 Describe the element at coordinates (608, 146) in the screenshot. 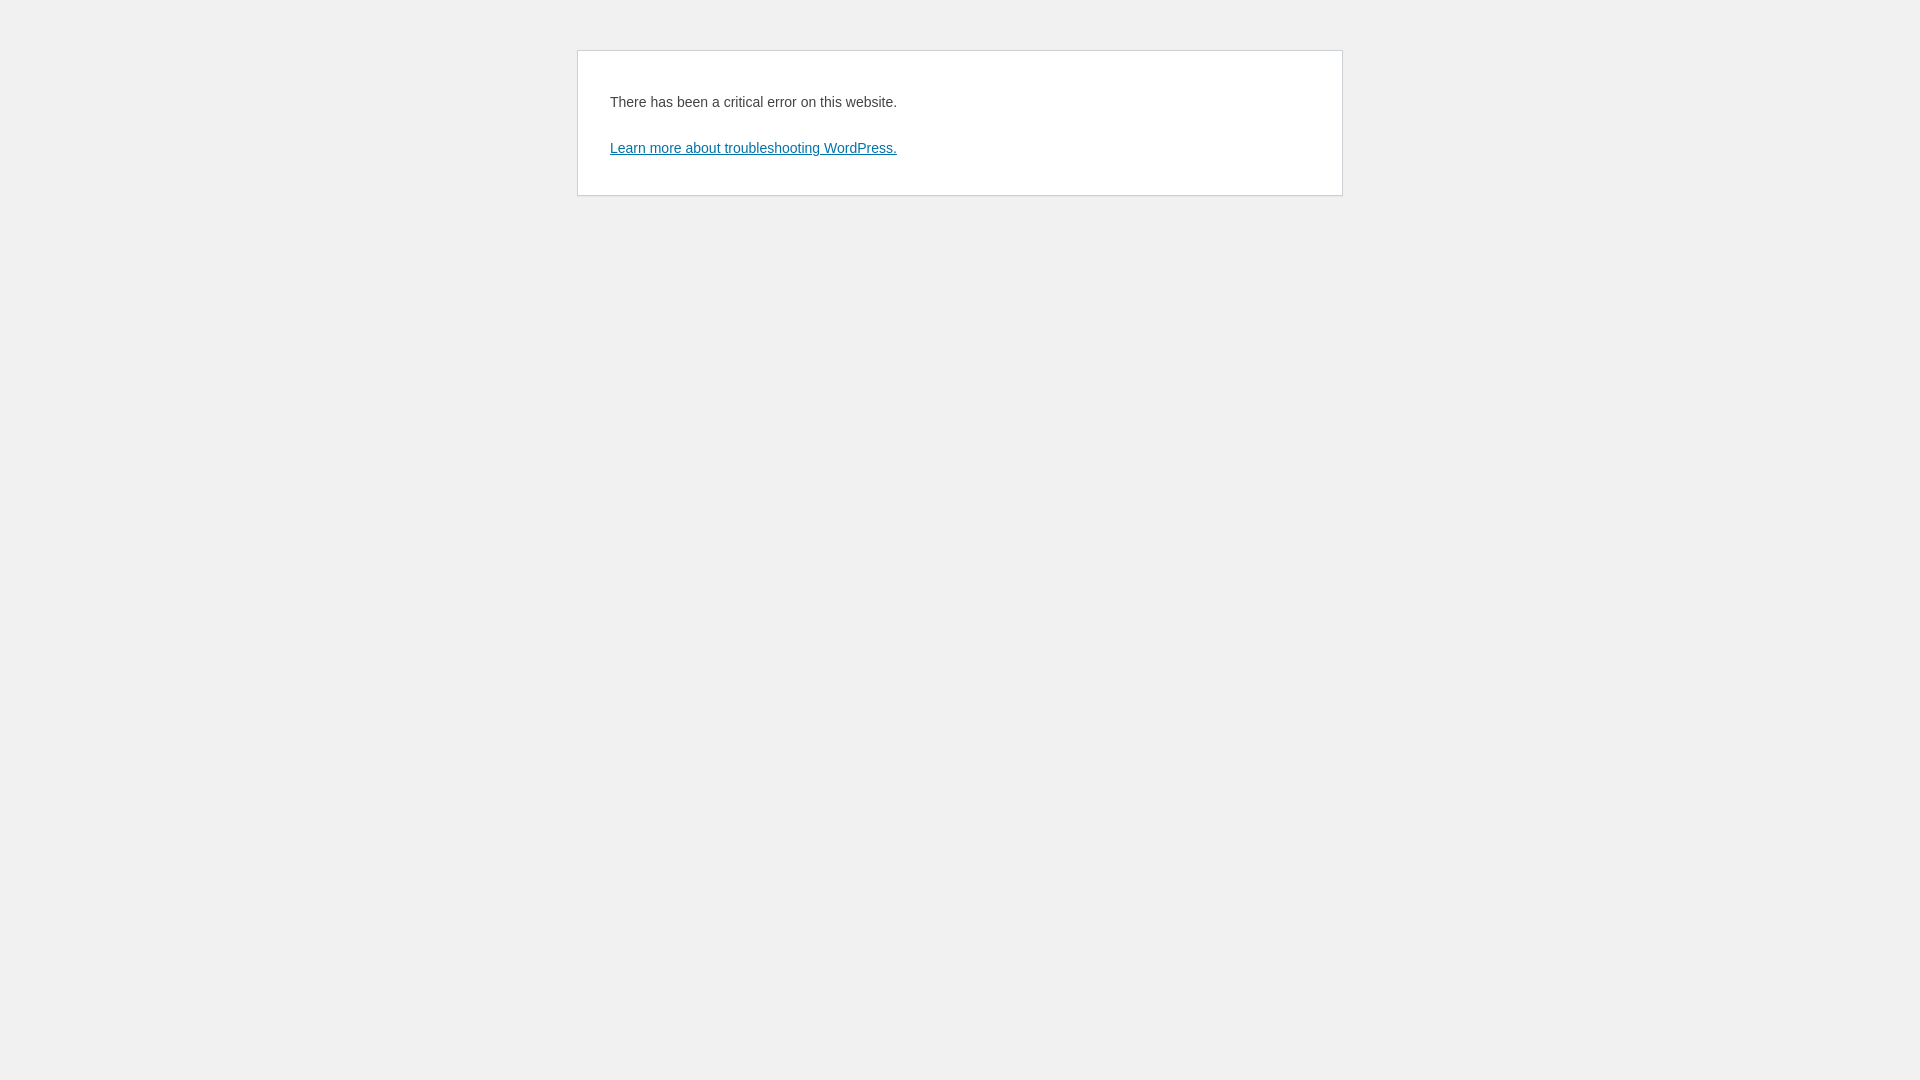

I see `'Learn more about troubleshooting WordPress.'` at that location.